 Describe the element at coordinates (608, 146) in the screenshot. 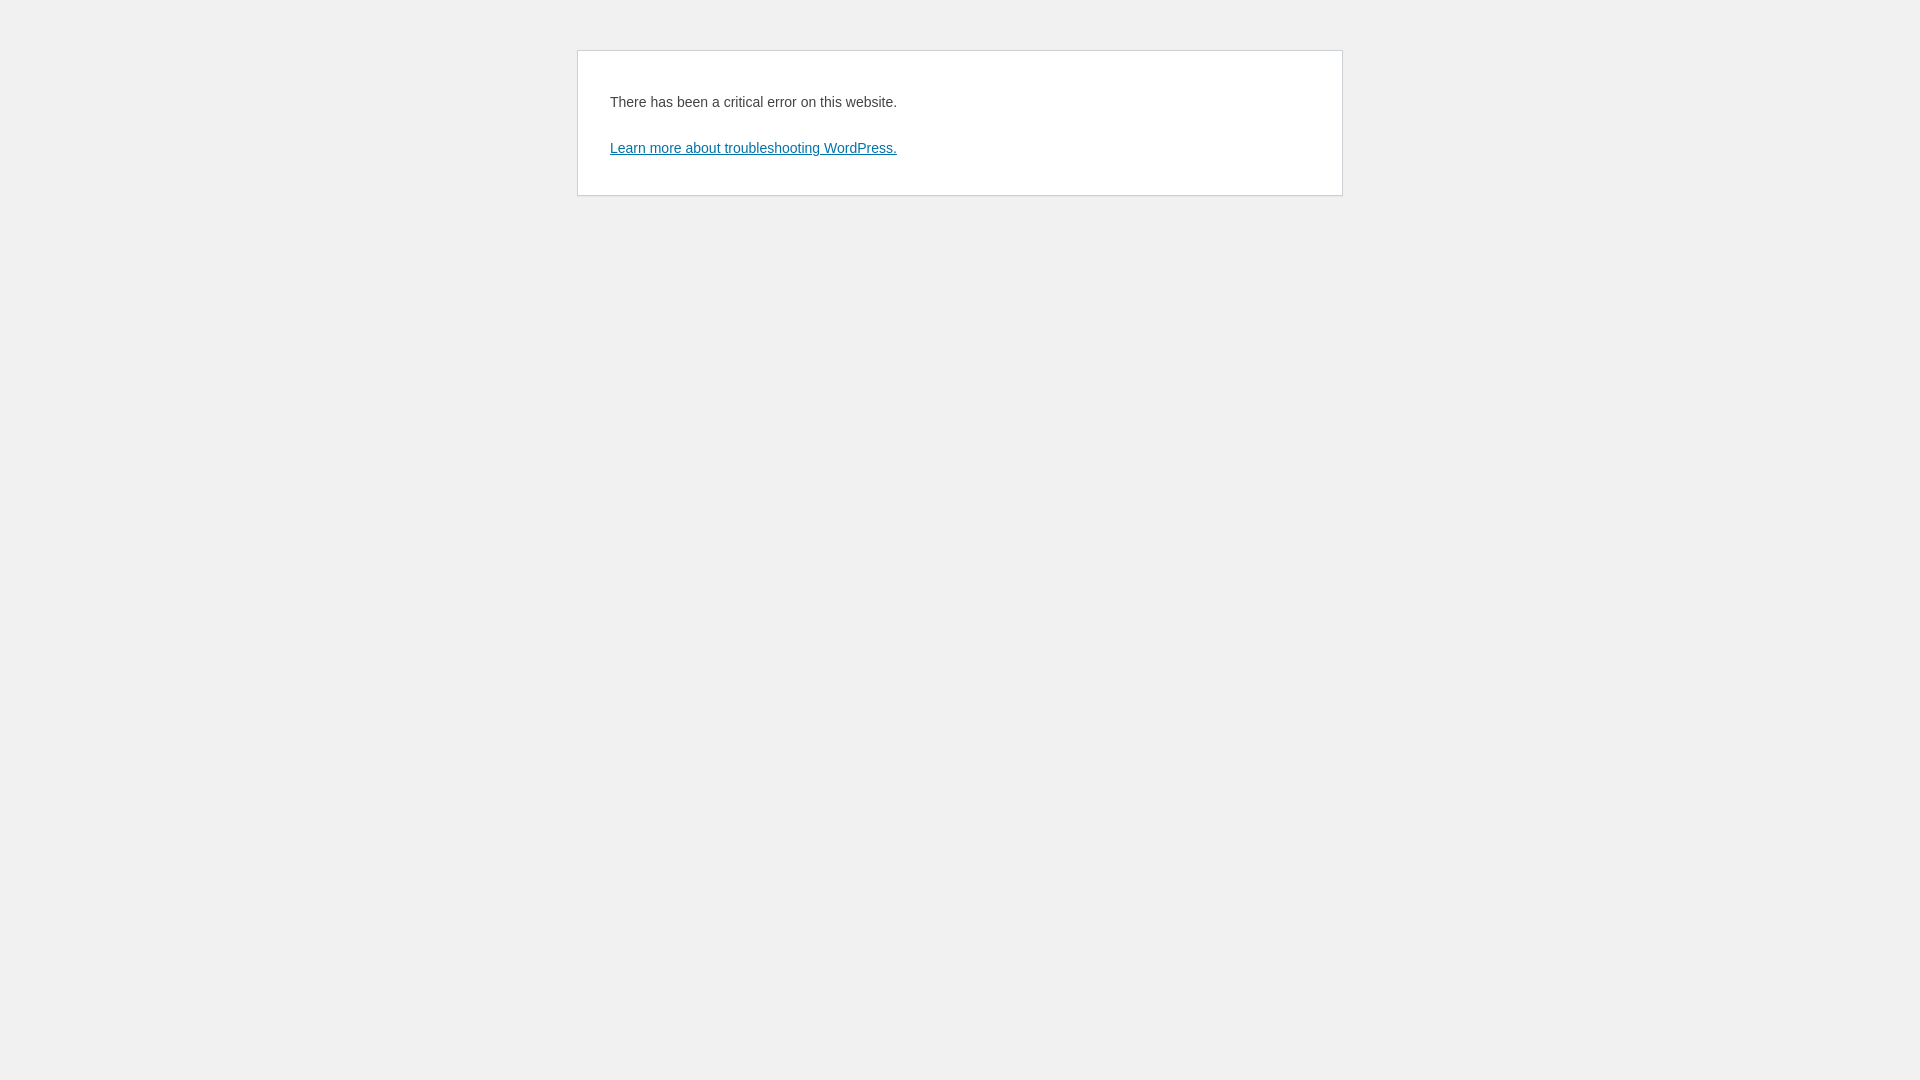

I see `'Learn more about troubleshooting WordPress.'` at that location.